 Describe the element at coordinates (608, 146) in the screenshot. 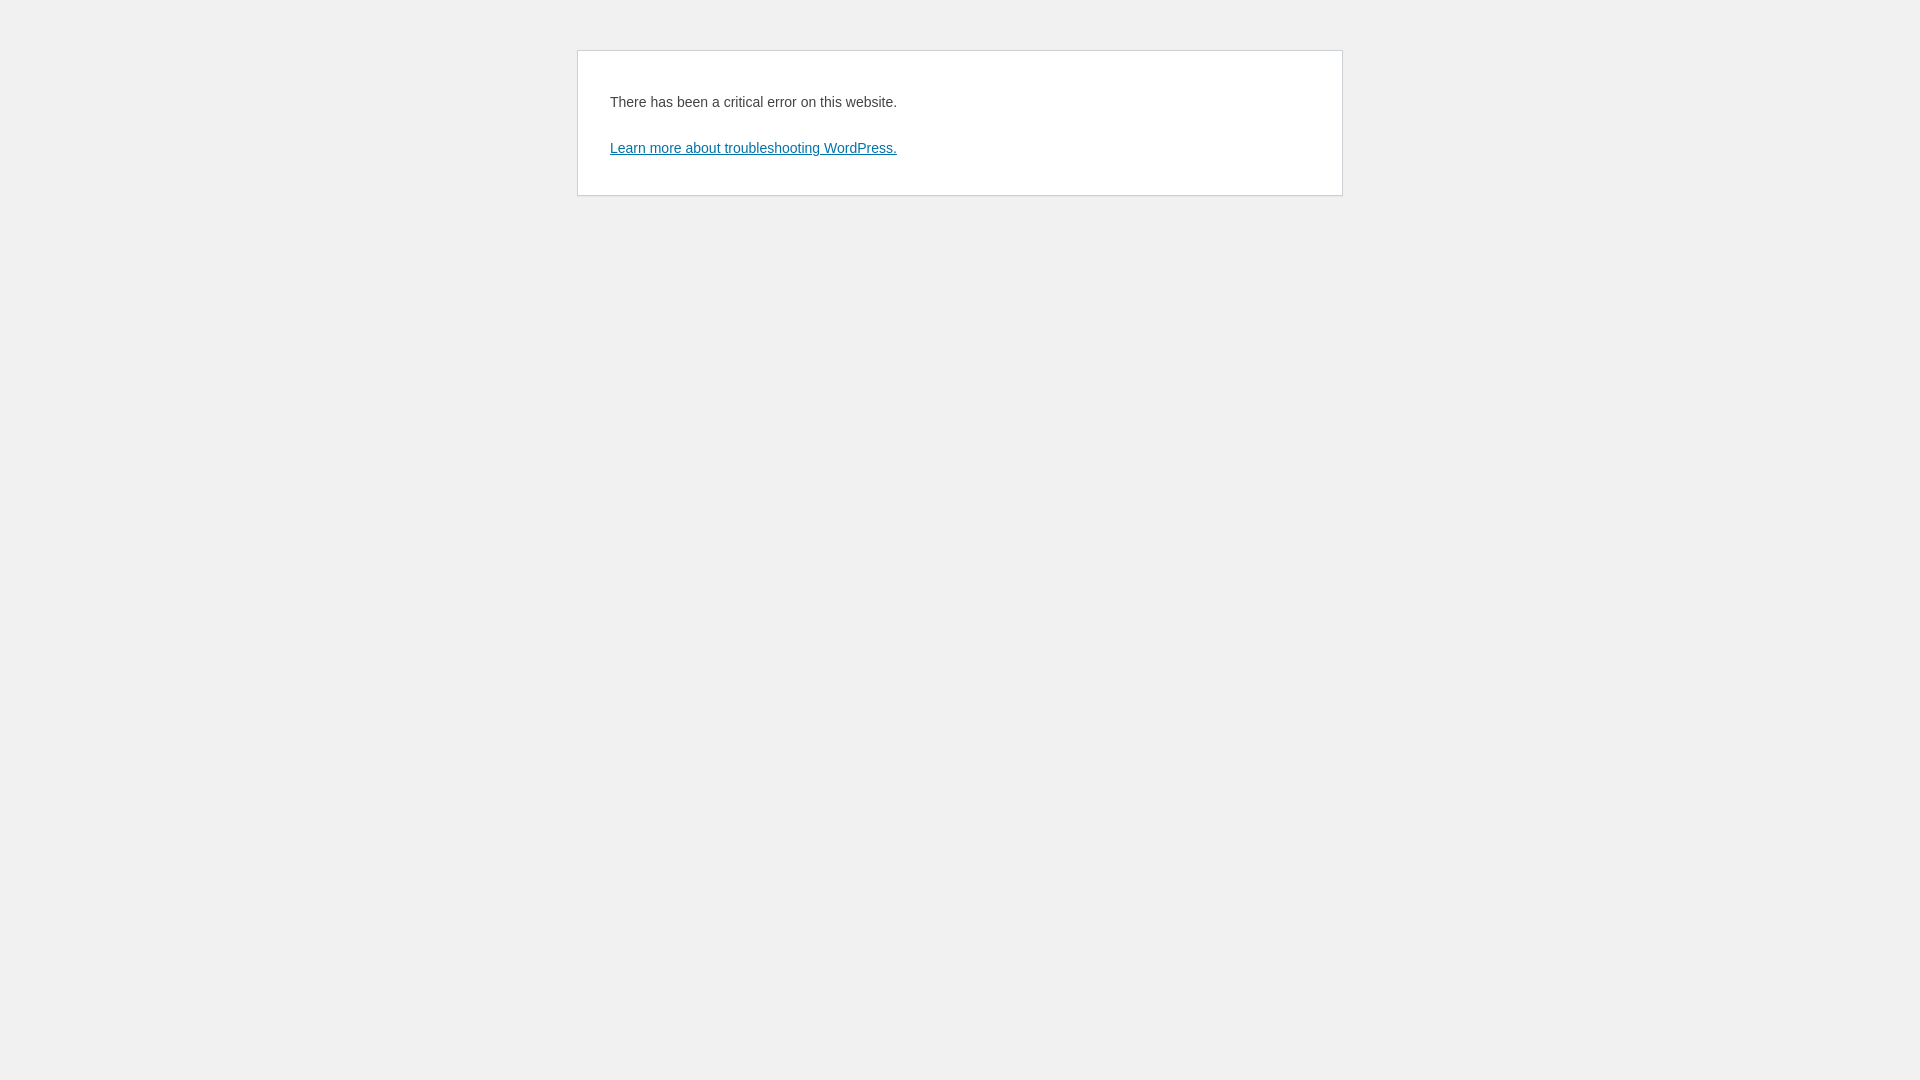

I see `'Learn more about troubleshooting WordPress.'` at that location.